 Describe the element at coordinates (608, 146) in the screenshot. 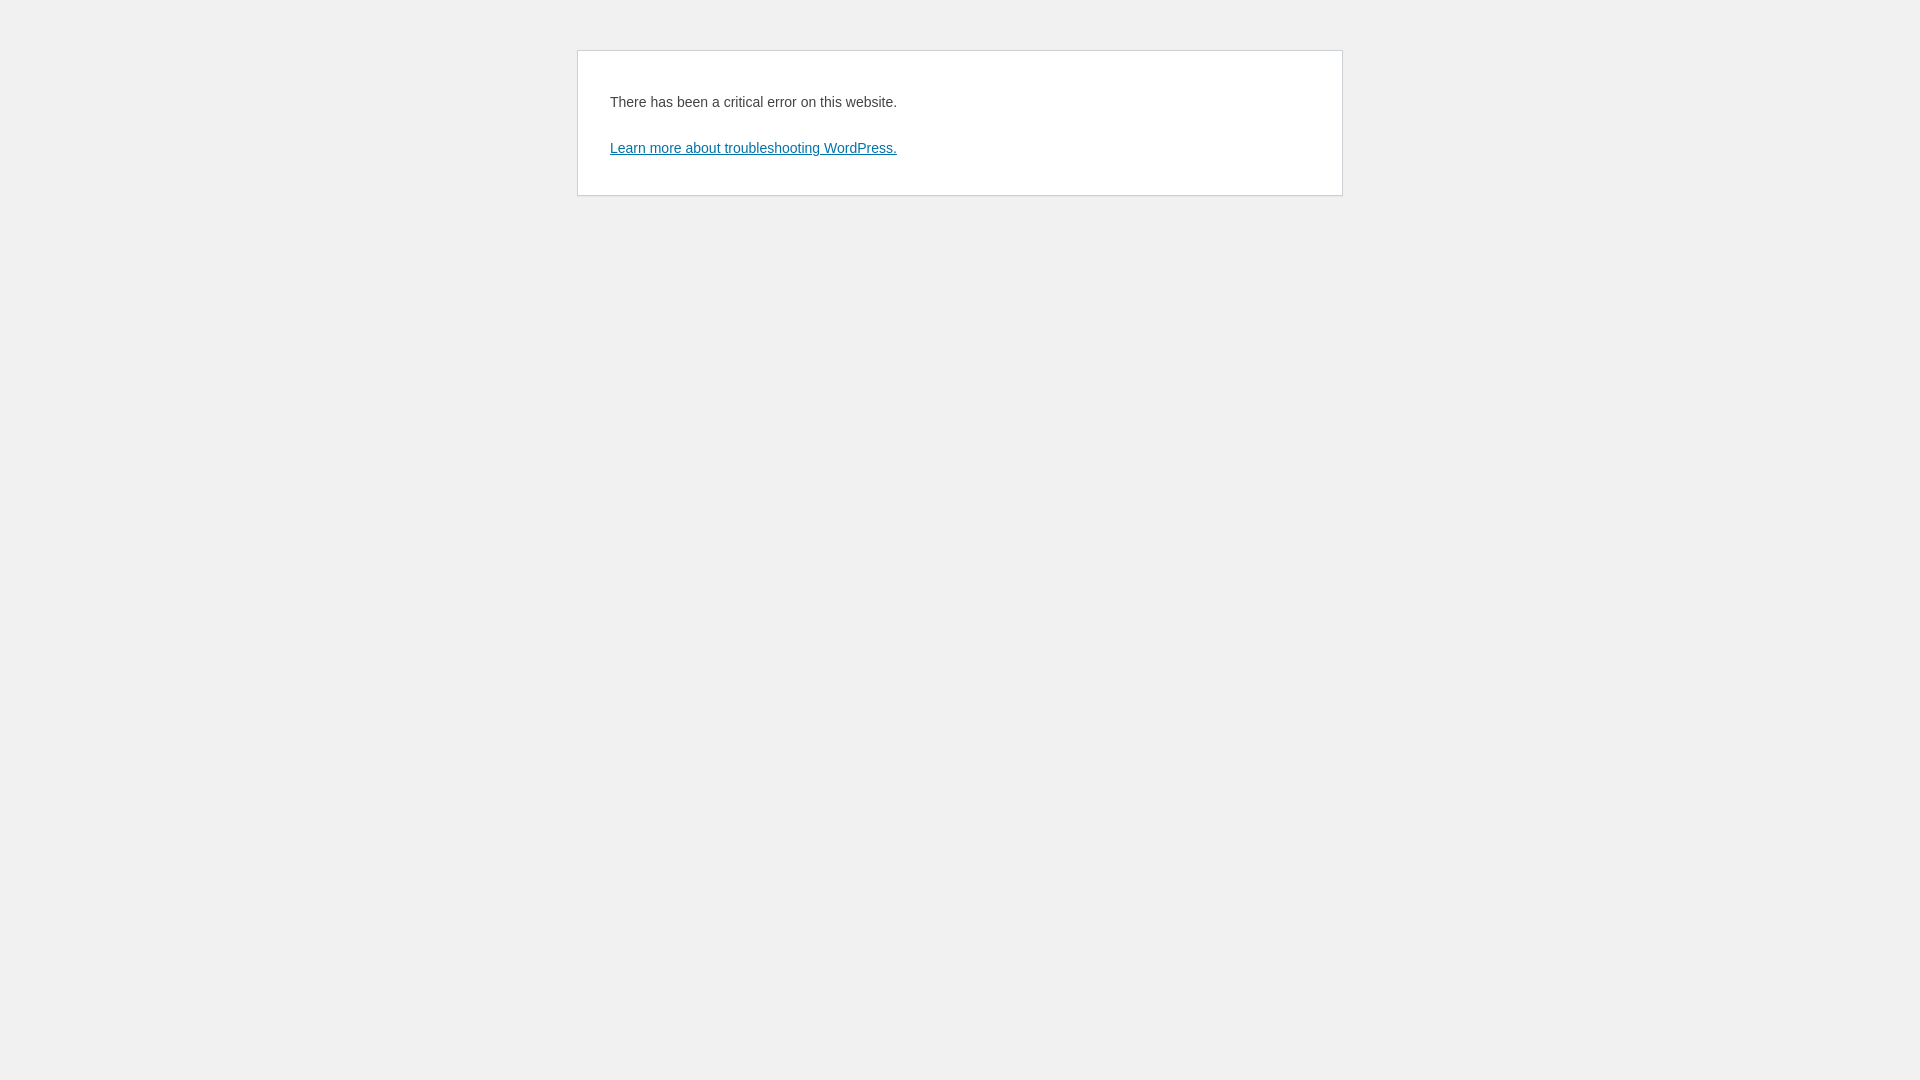

I see `'Learn more about troubleshooting WordPress.'` at that location.